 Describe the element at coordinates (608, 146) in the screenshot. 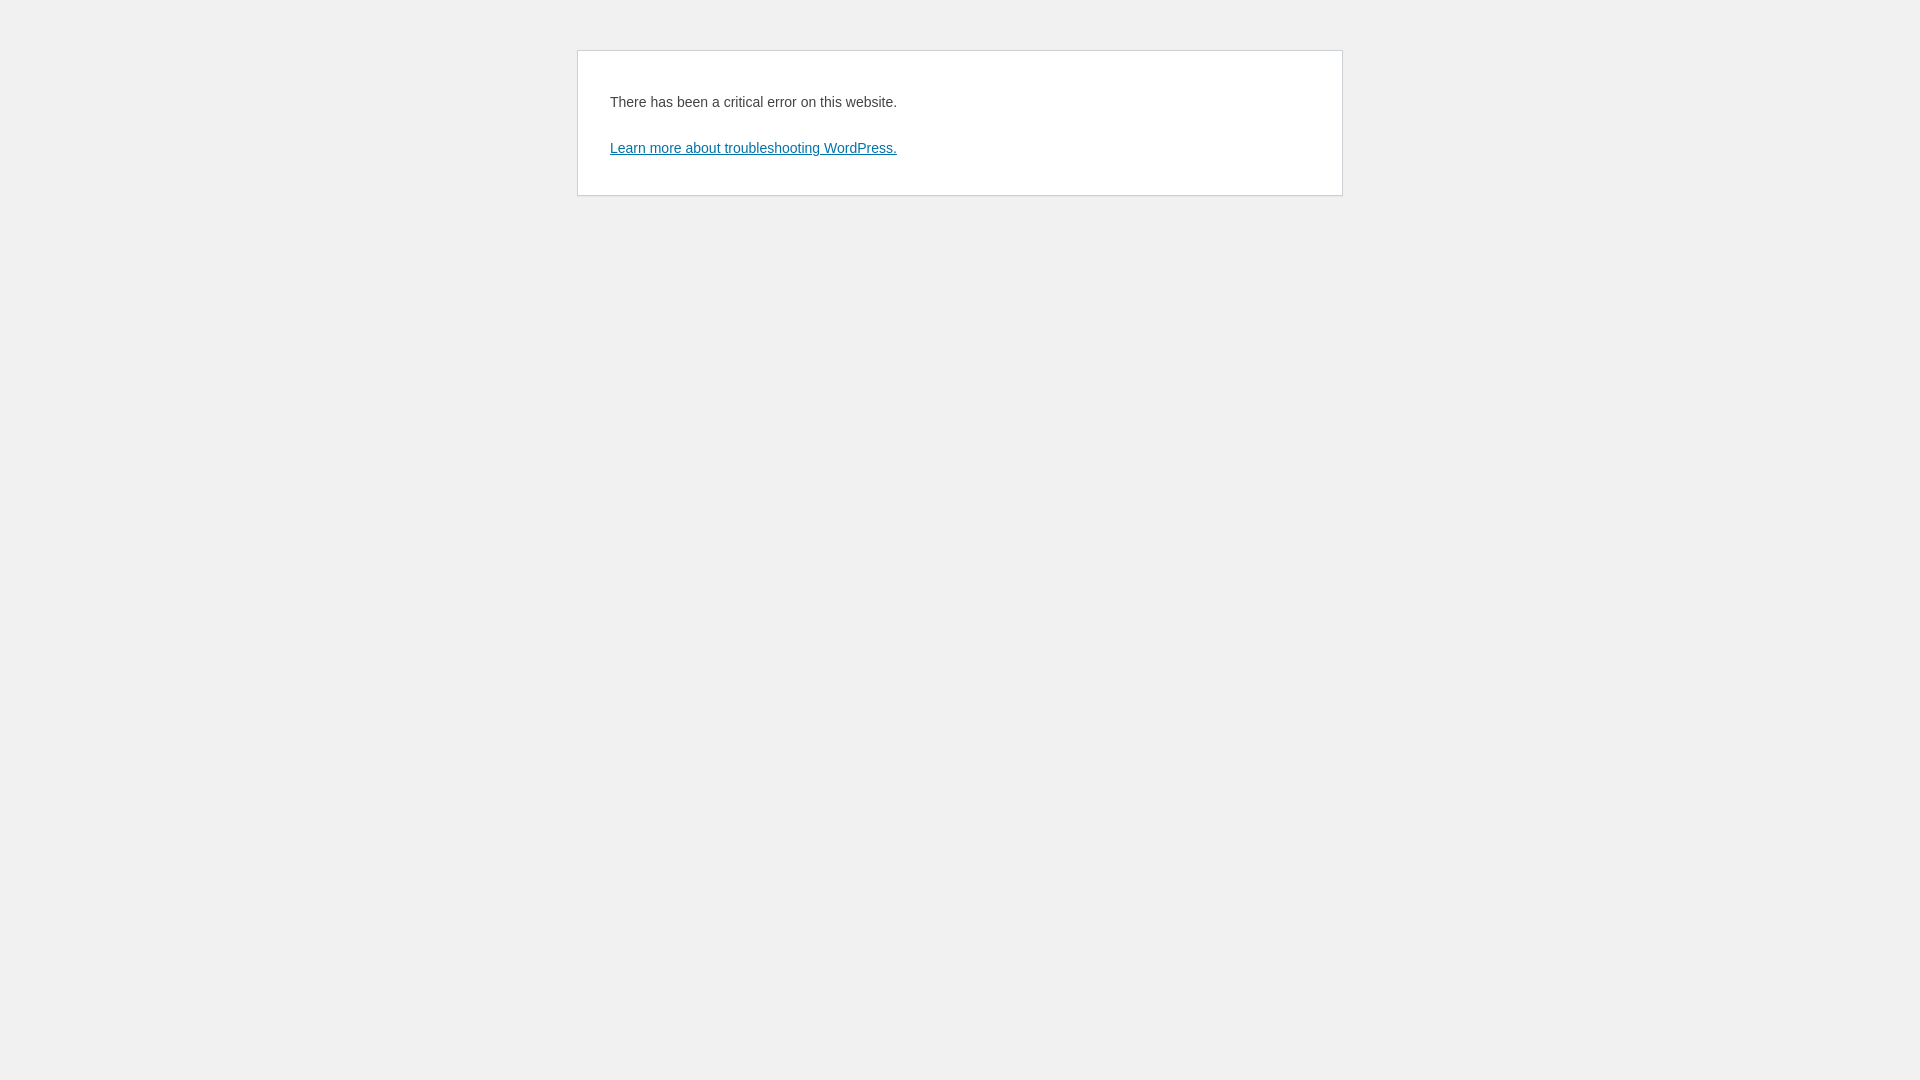

I see `'Learn more about troubleshooting WordPress.'` at that location.